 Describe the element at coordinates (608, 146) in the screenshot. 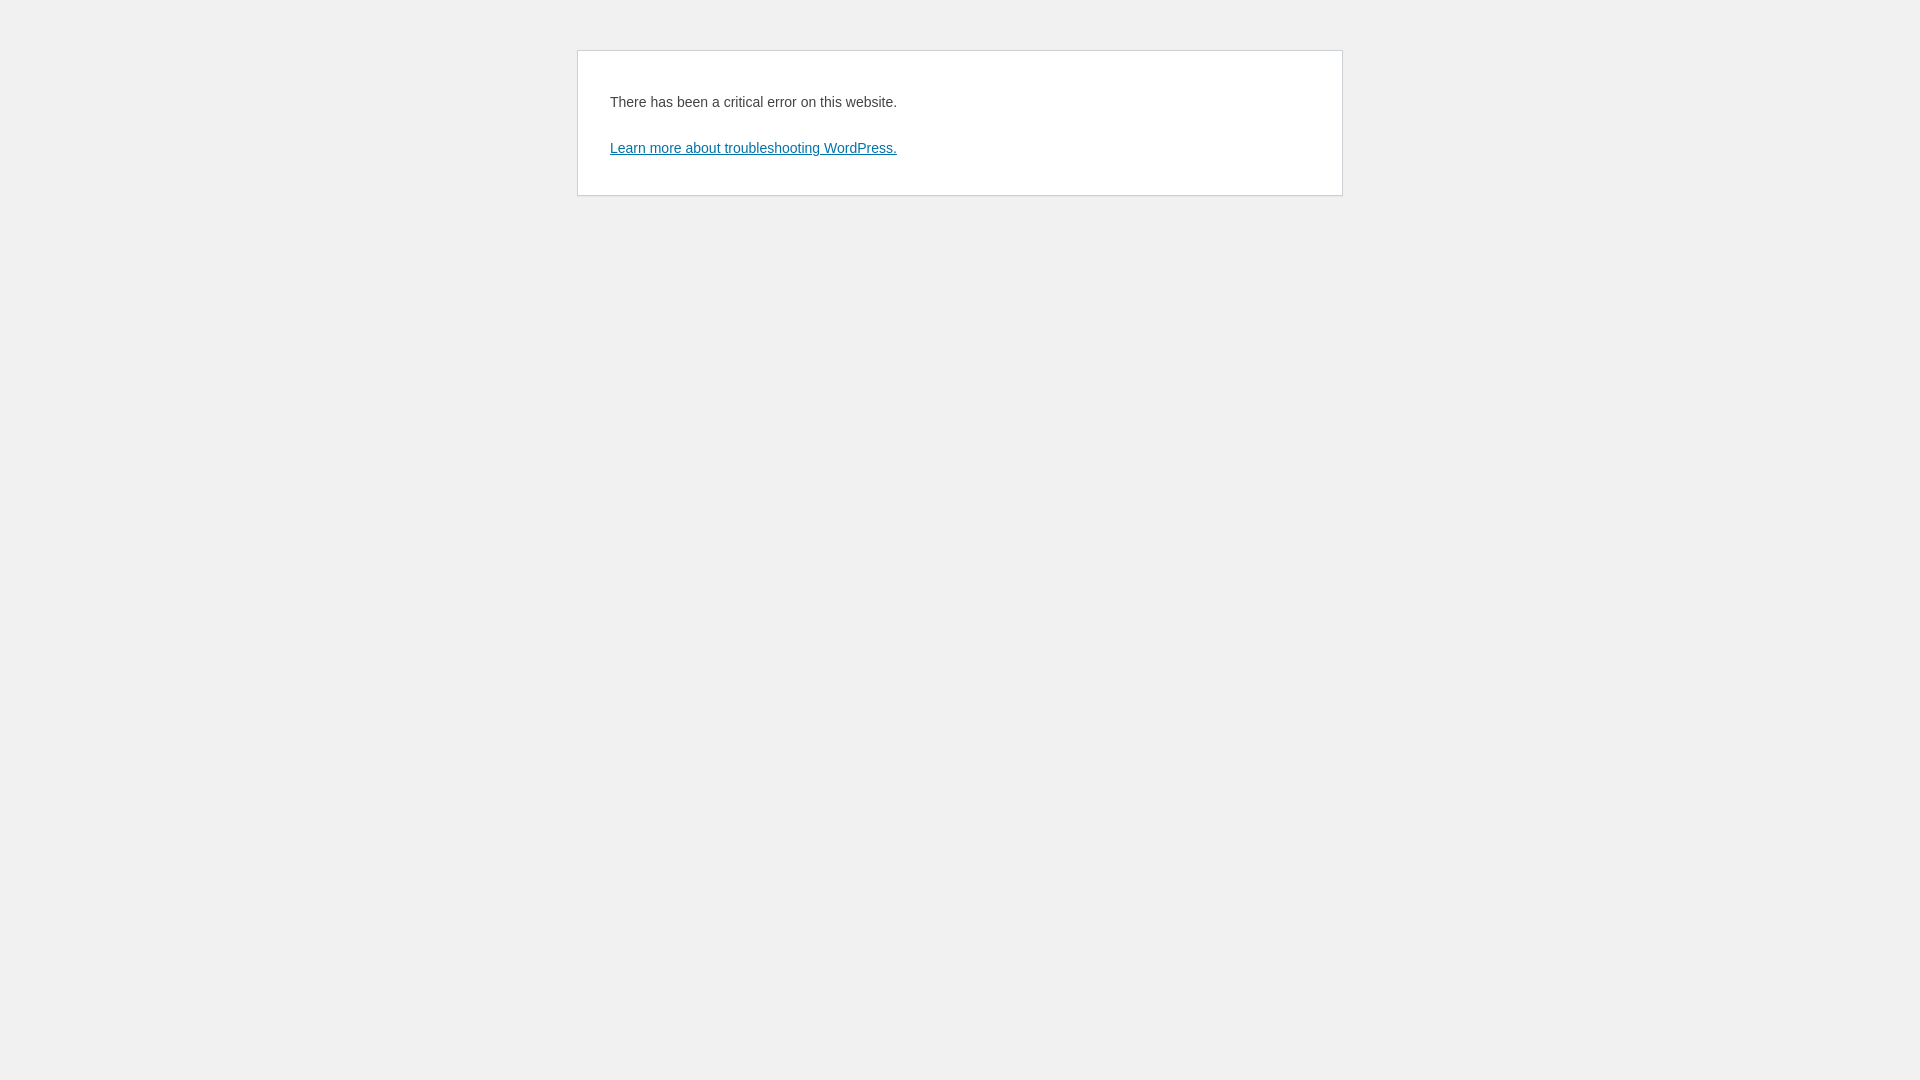

I see `'Learn more about troubleshooting WordPress.'` at that location.